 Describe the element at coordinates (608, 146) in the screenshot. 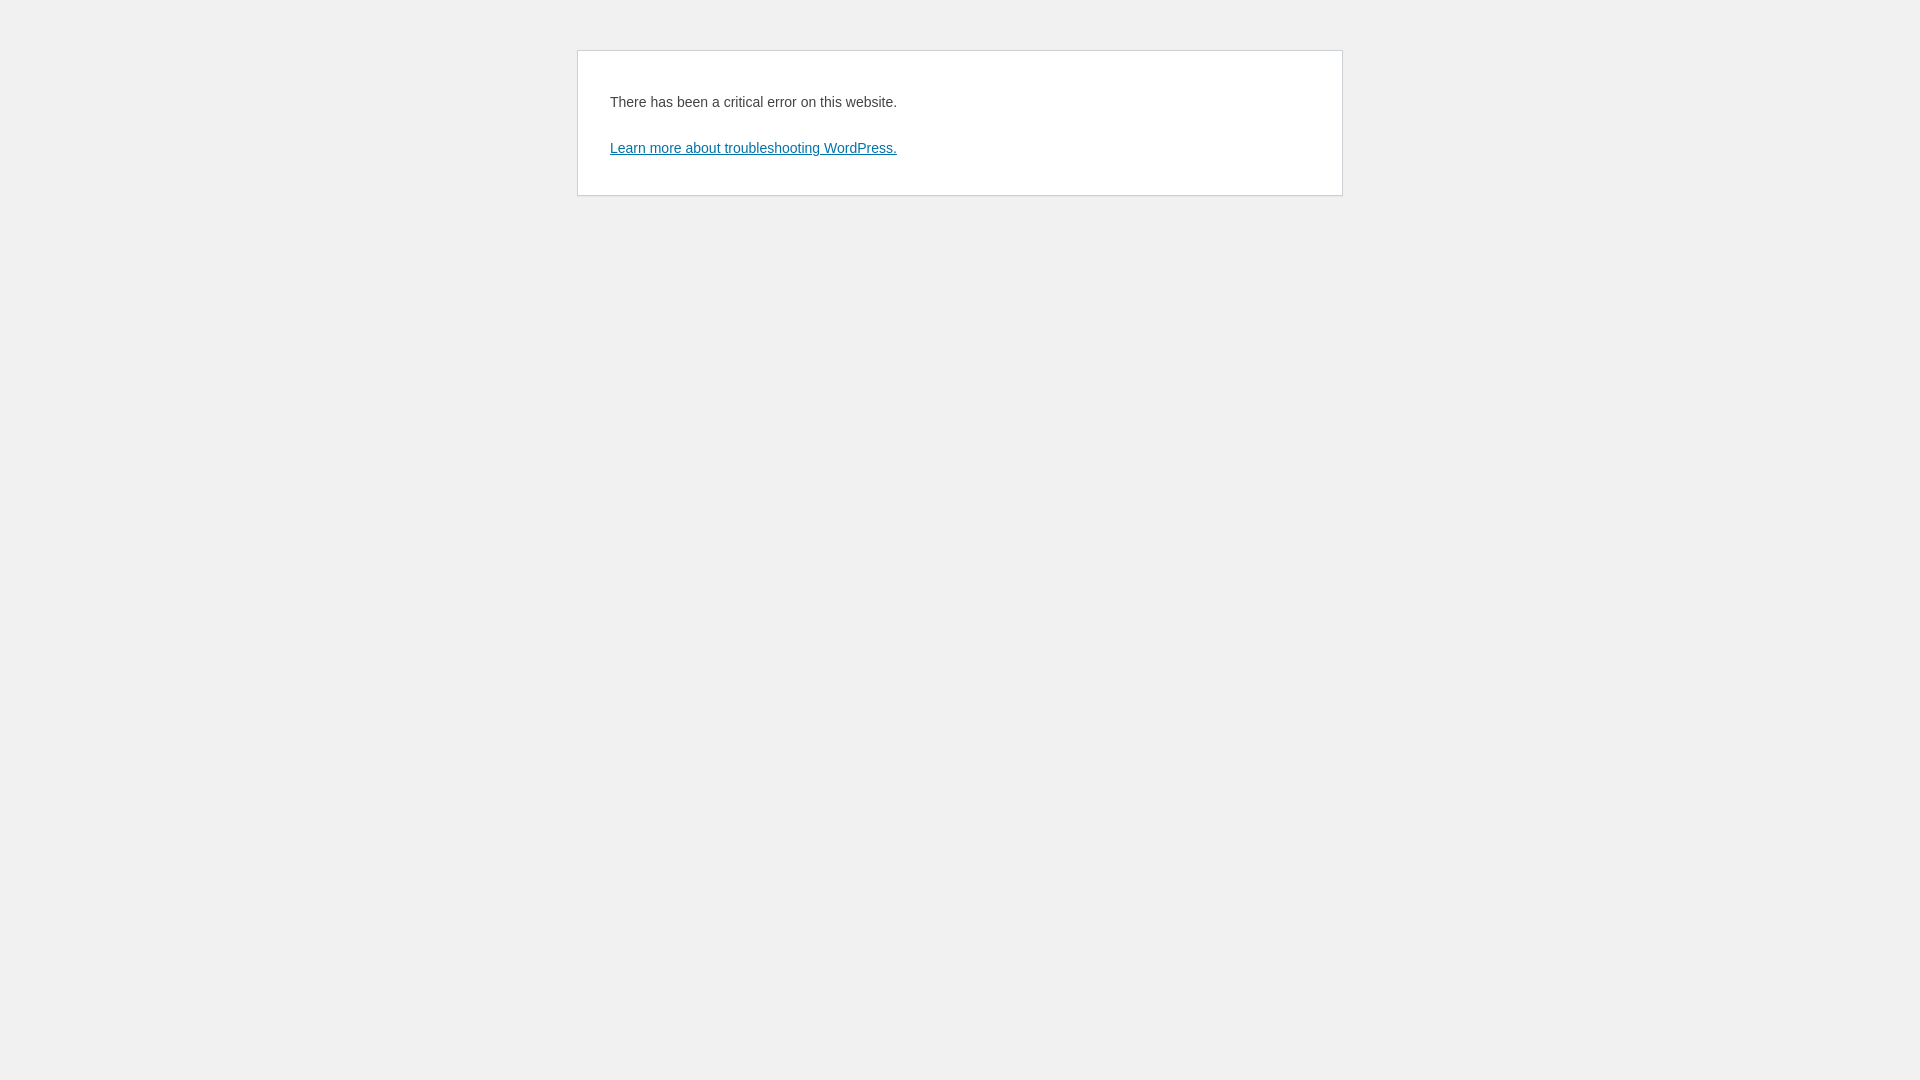

I see `'Learn more about troubleshooting WordPress.'` at that location.